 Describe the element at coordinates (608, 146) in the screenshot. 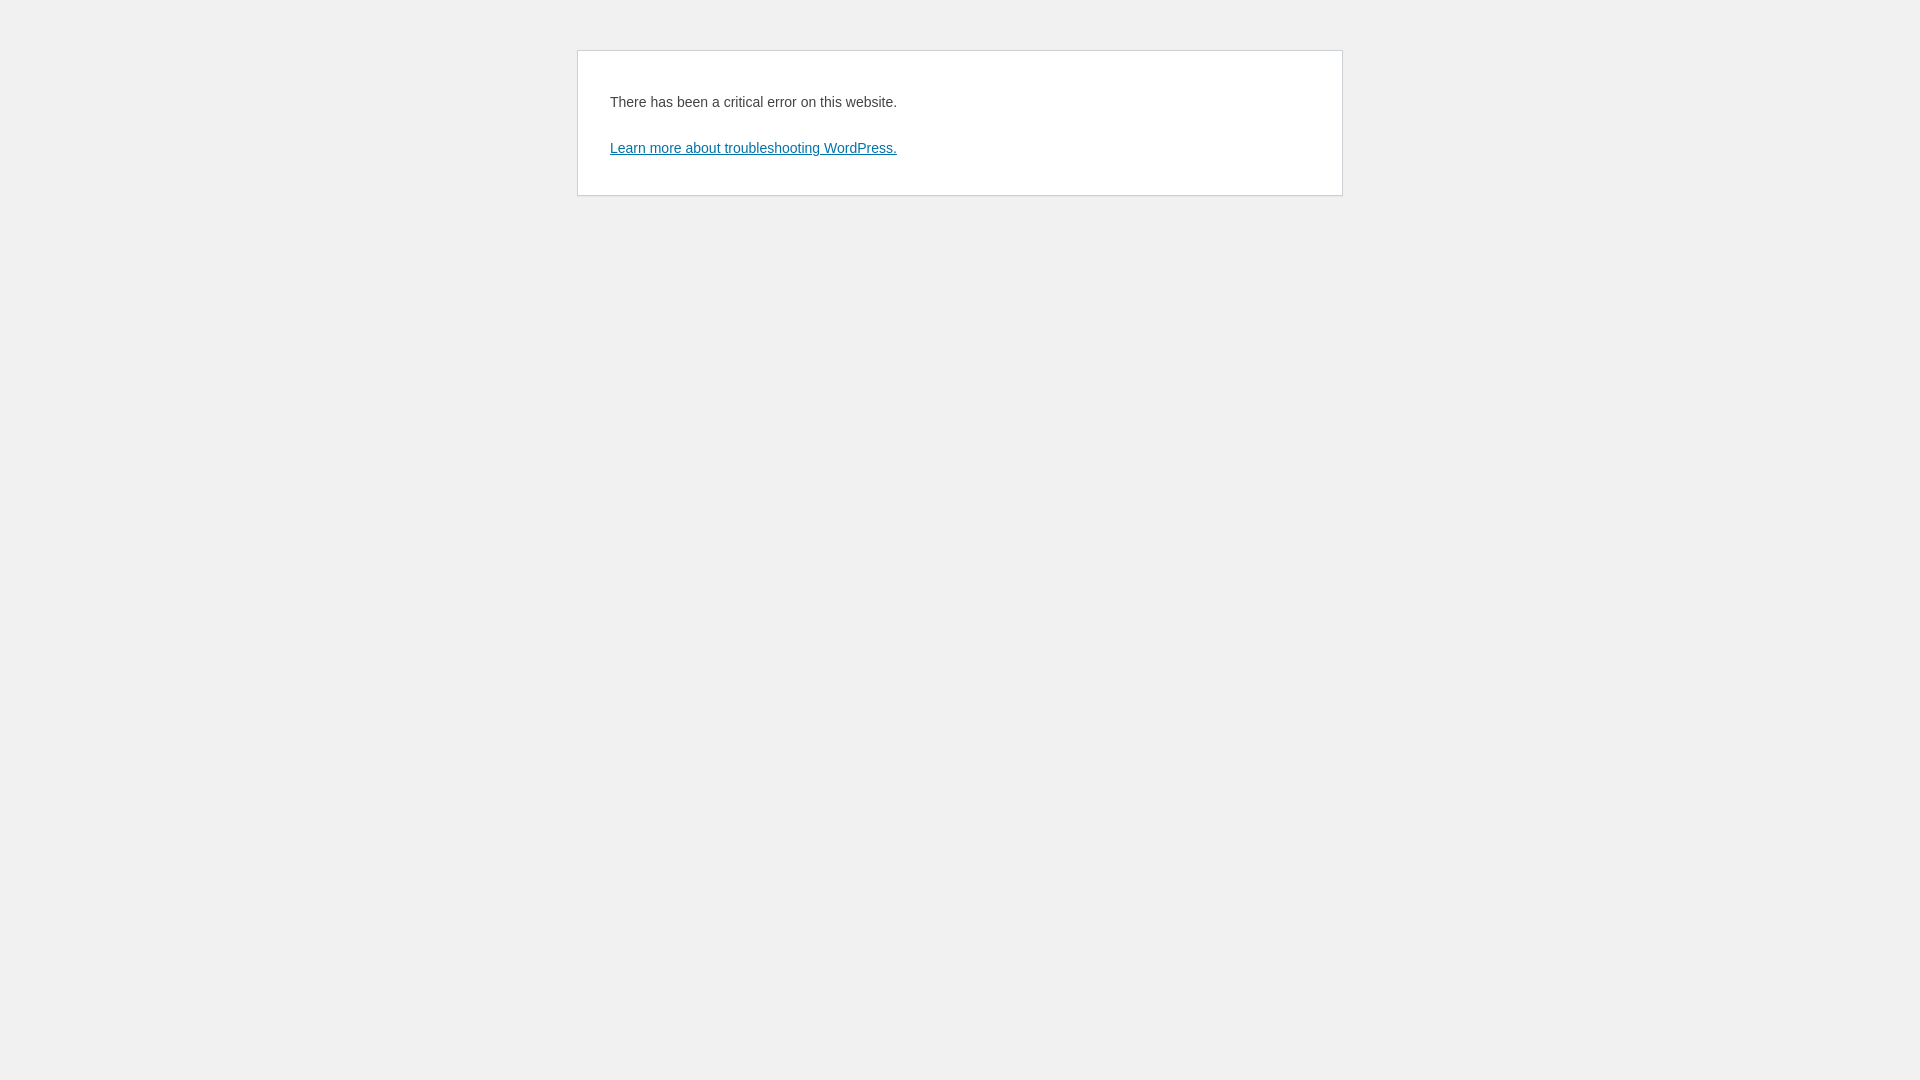

I see `'Learn more about troubleshooting WordPress.'` at that location.